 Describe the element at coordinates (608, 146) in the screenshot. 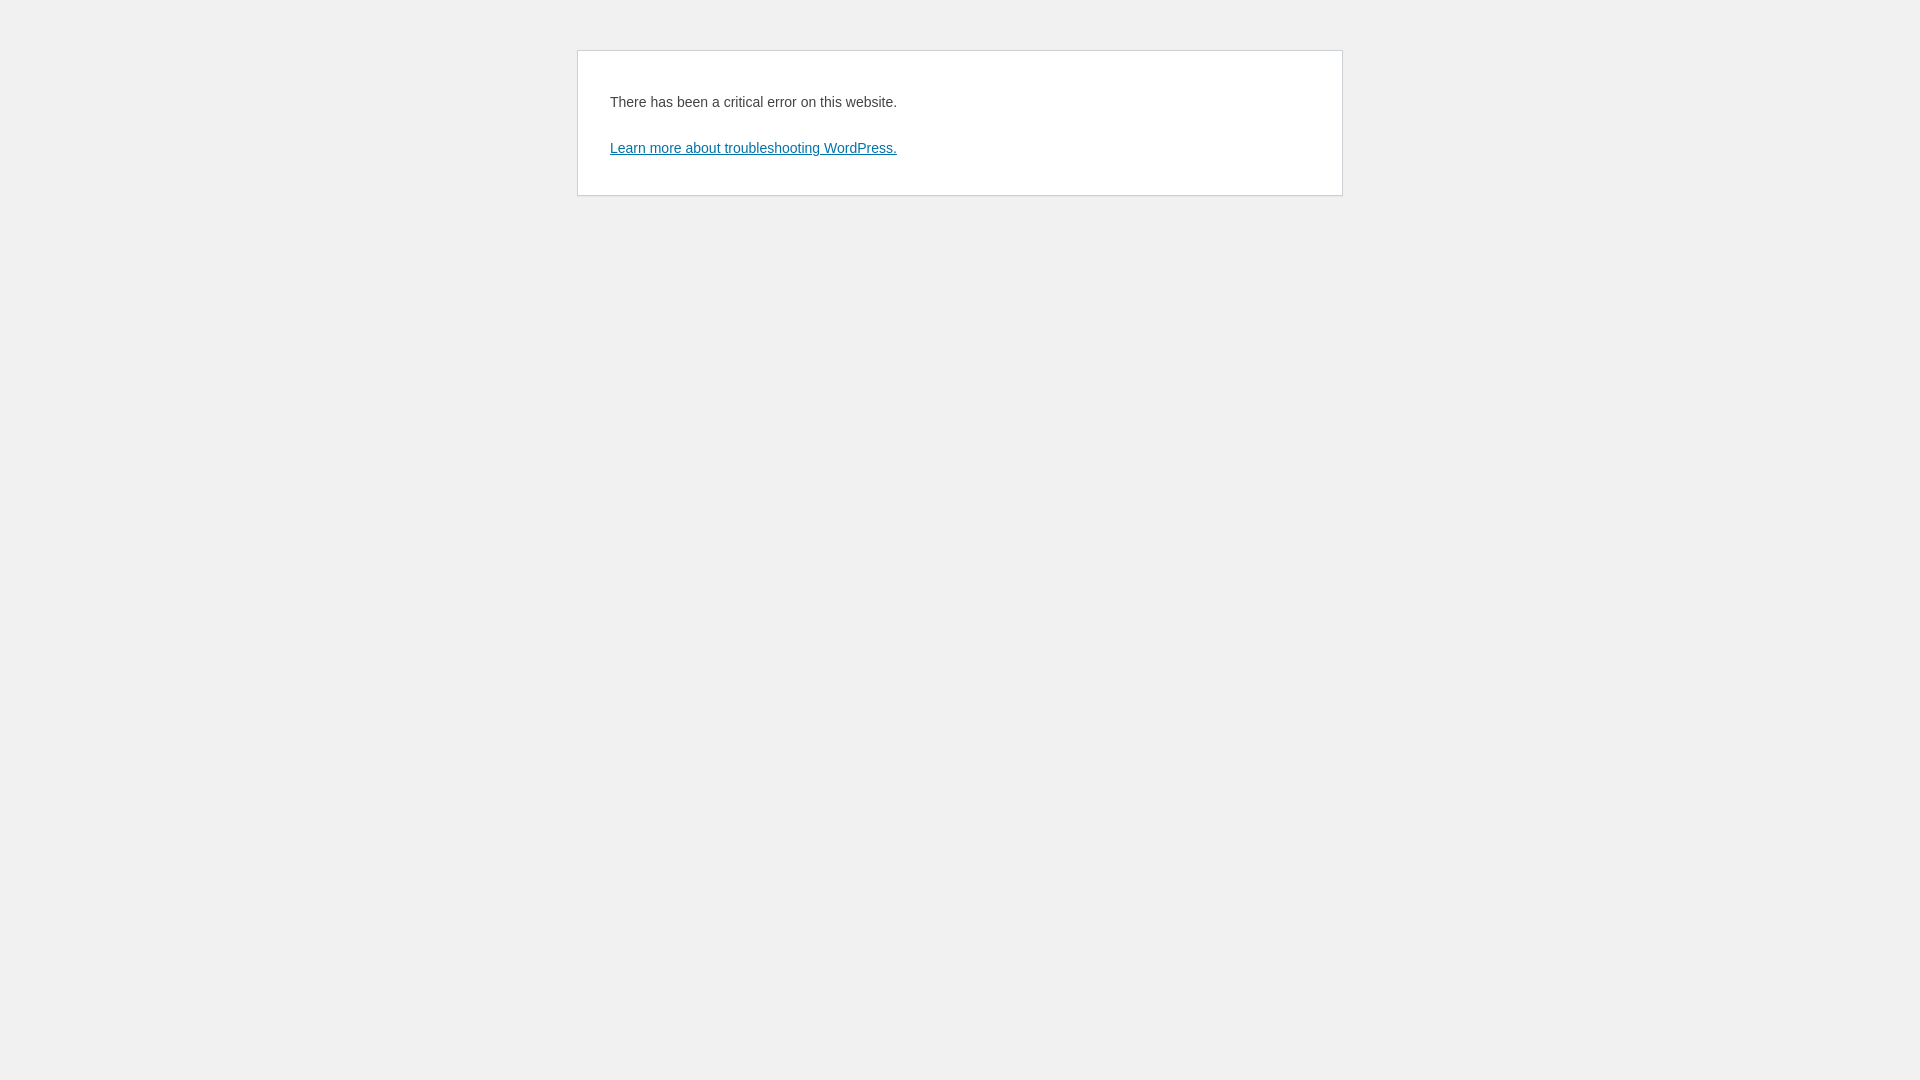

I see `'Learn more about troubleshooting WordPress.'` at that location.